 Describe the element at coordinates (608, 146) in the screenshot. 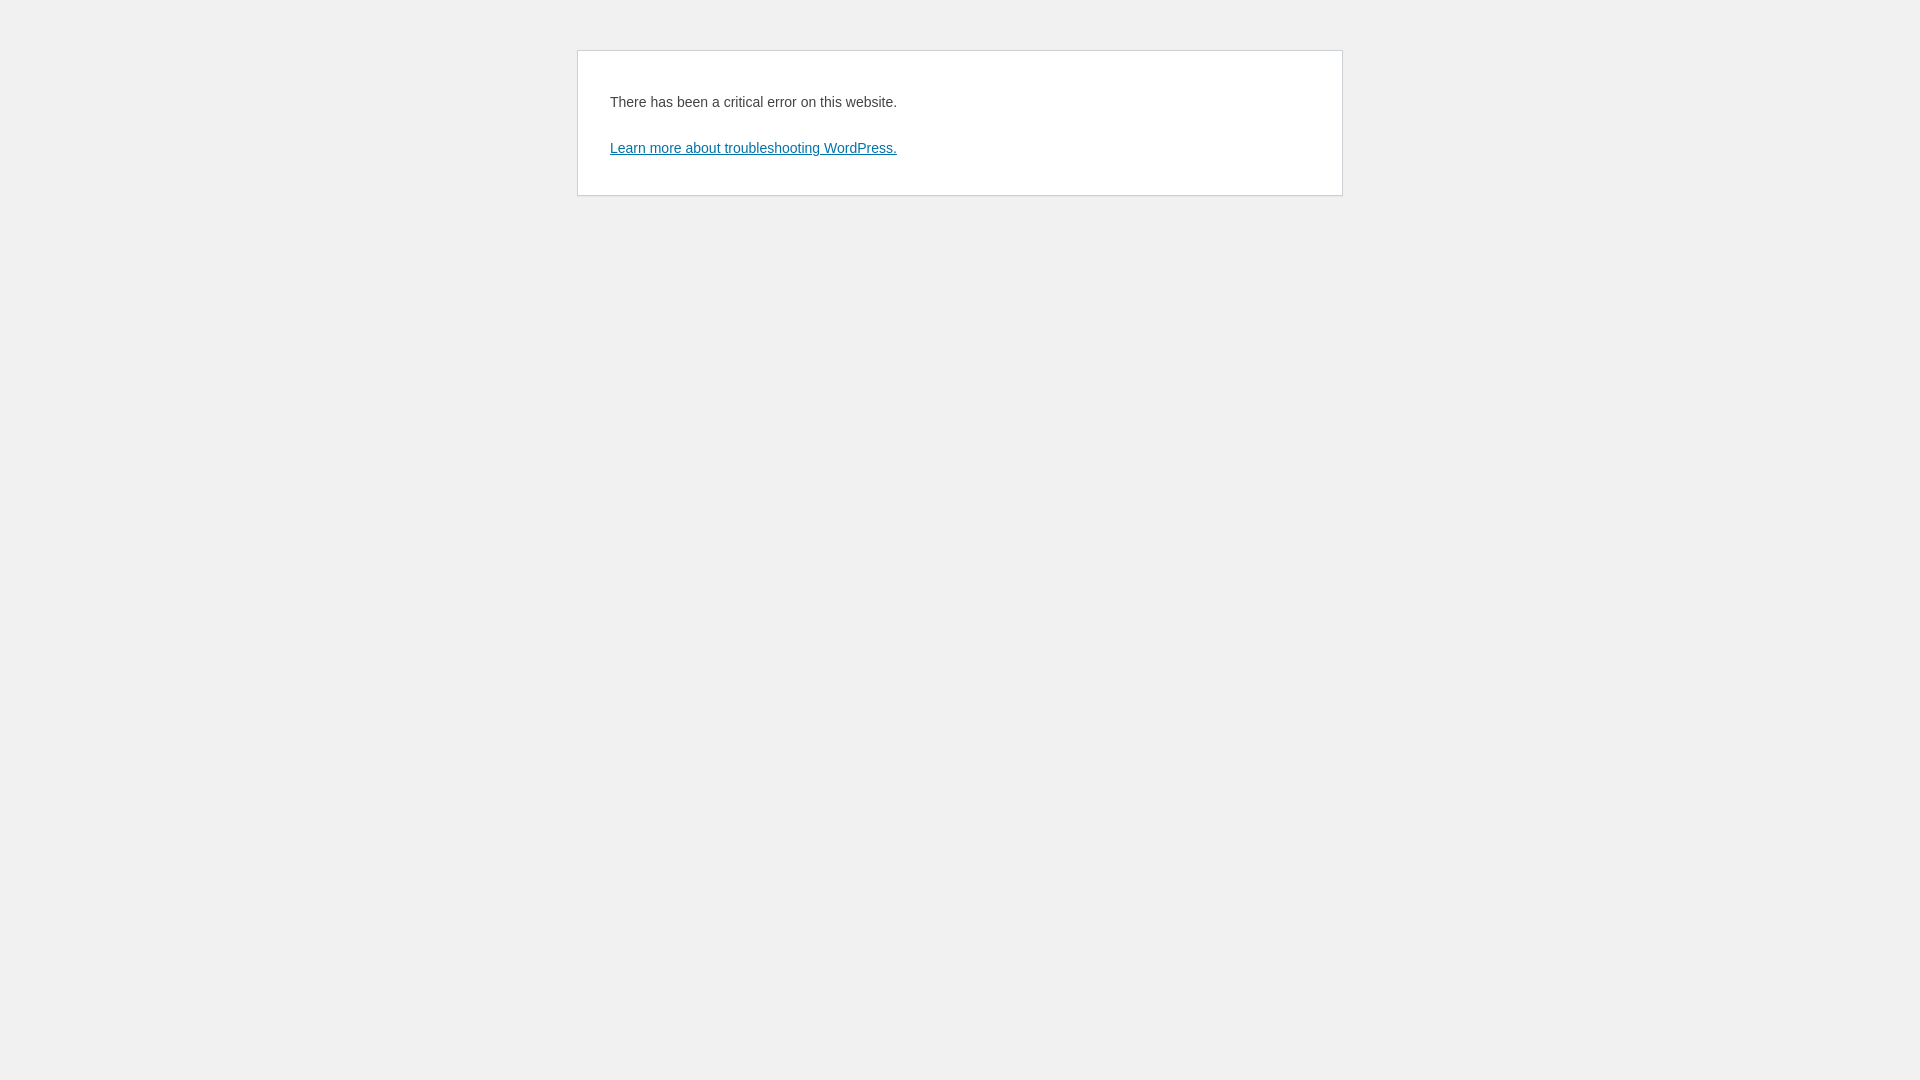

I see `'Learn more about troubleshooting WordPress.'` at that location.